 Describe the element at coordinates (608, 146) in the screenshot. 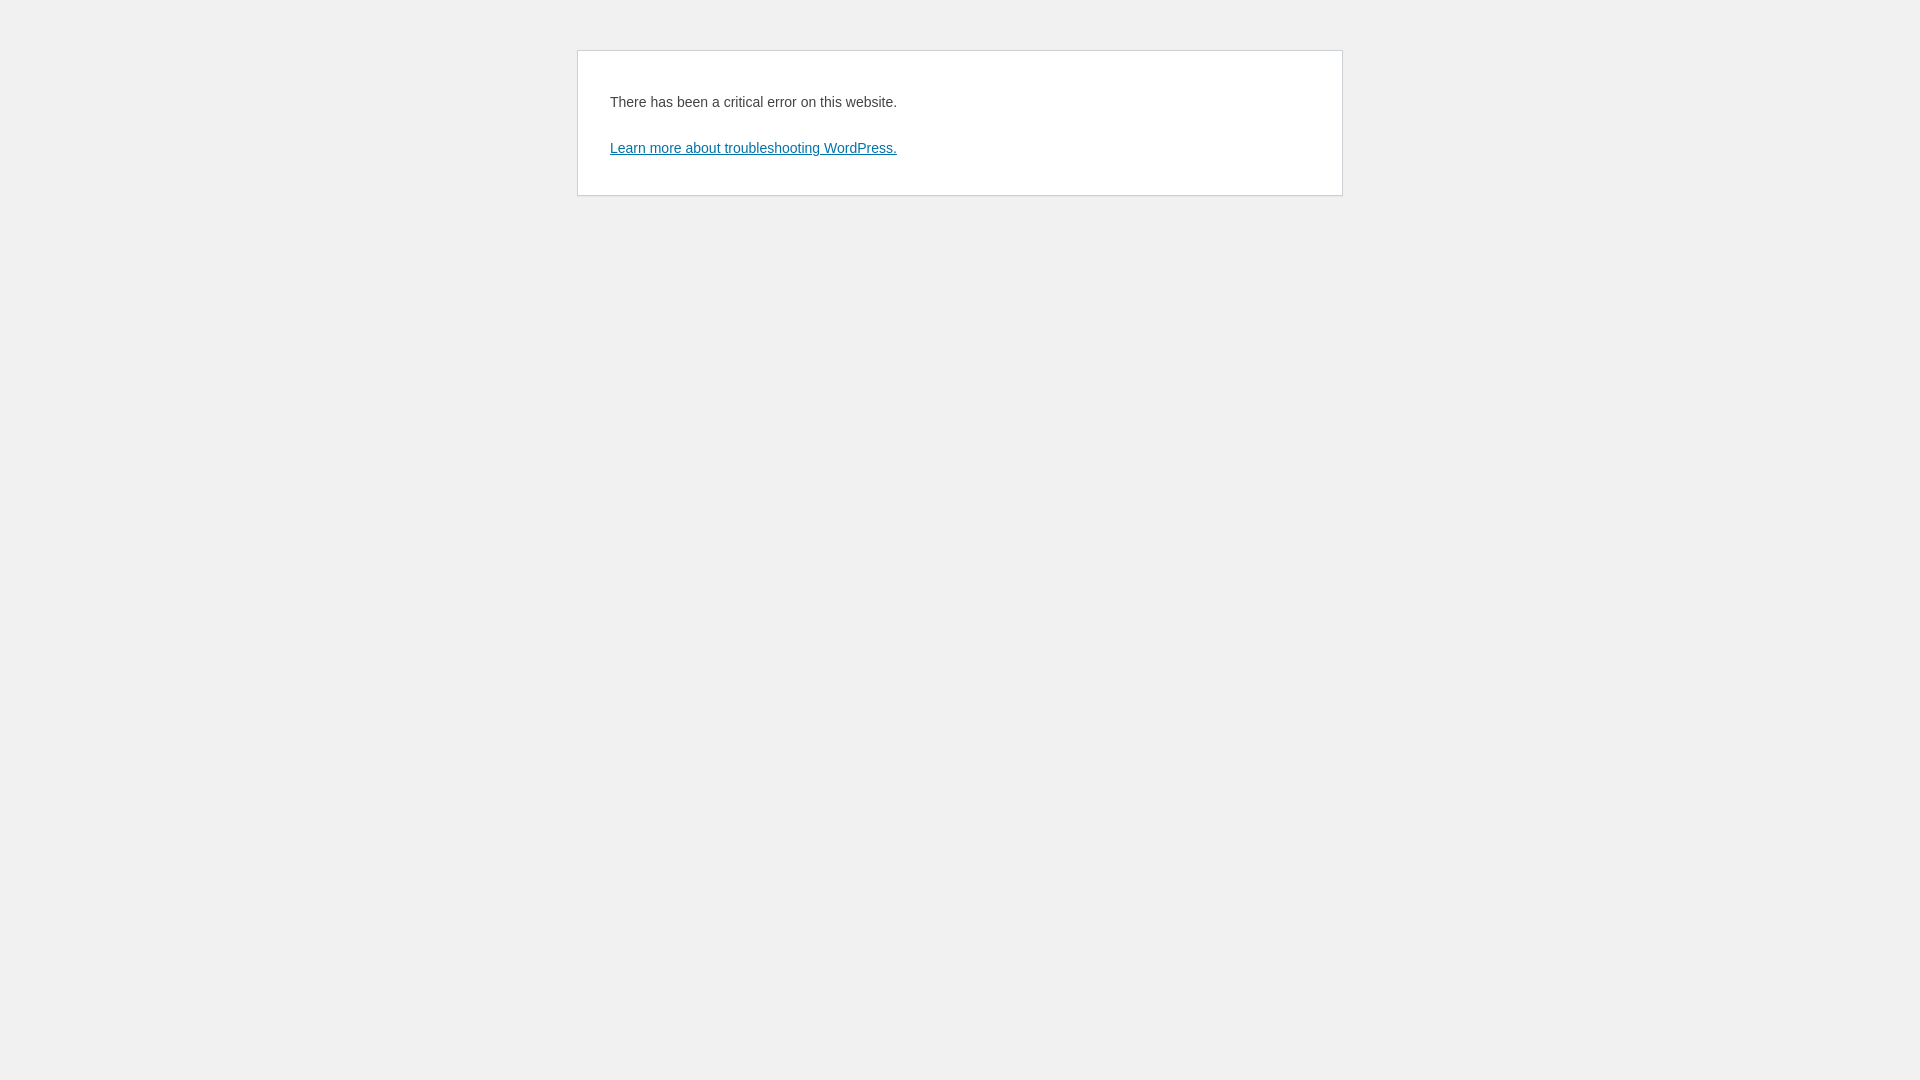

I see `'Learn more about troubleshooting WordPress.'` at that location.